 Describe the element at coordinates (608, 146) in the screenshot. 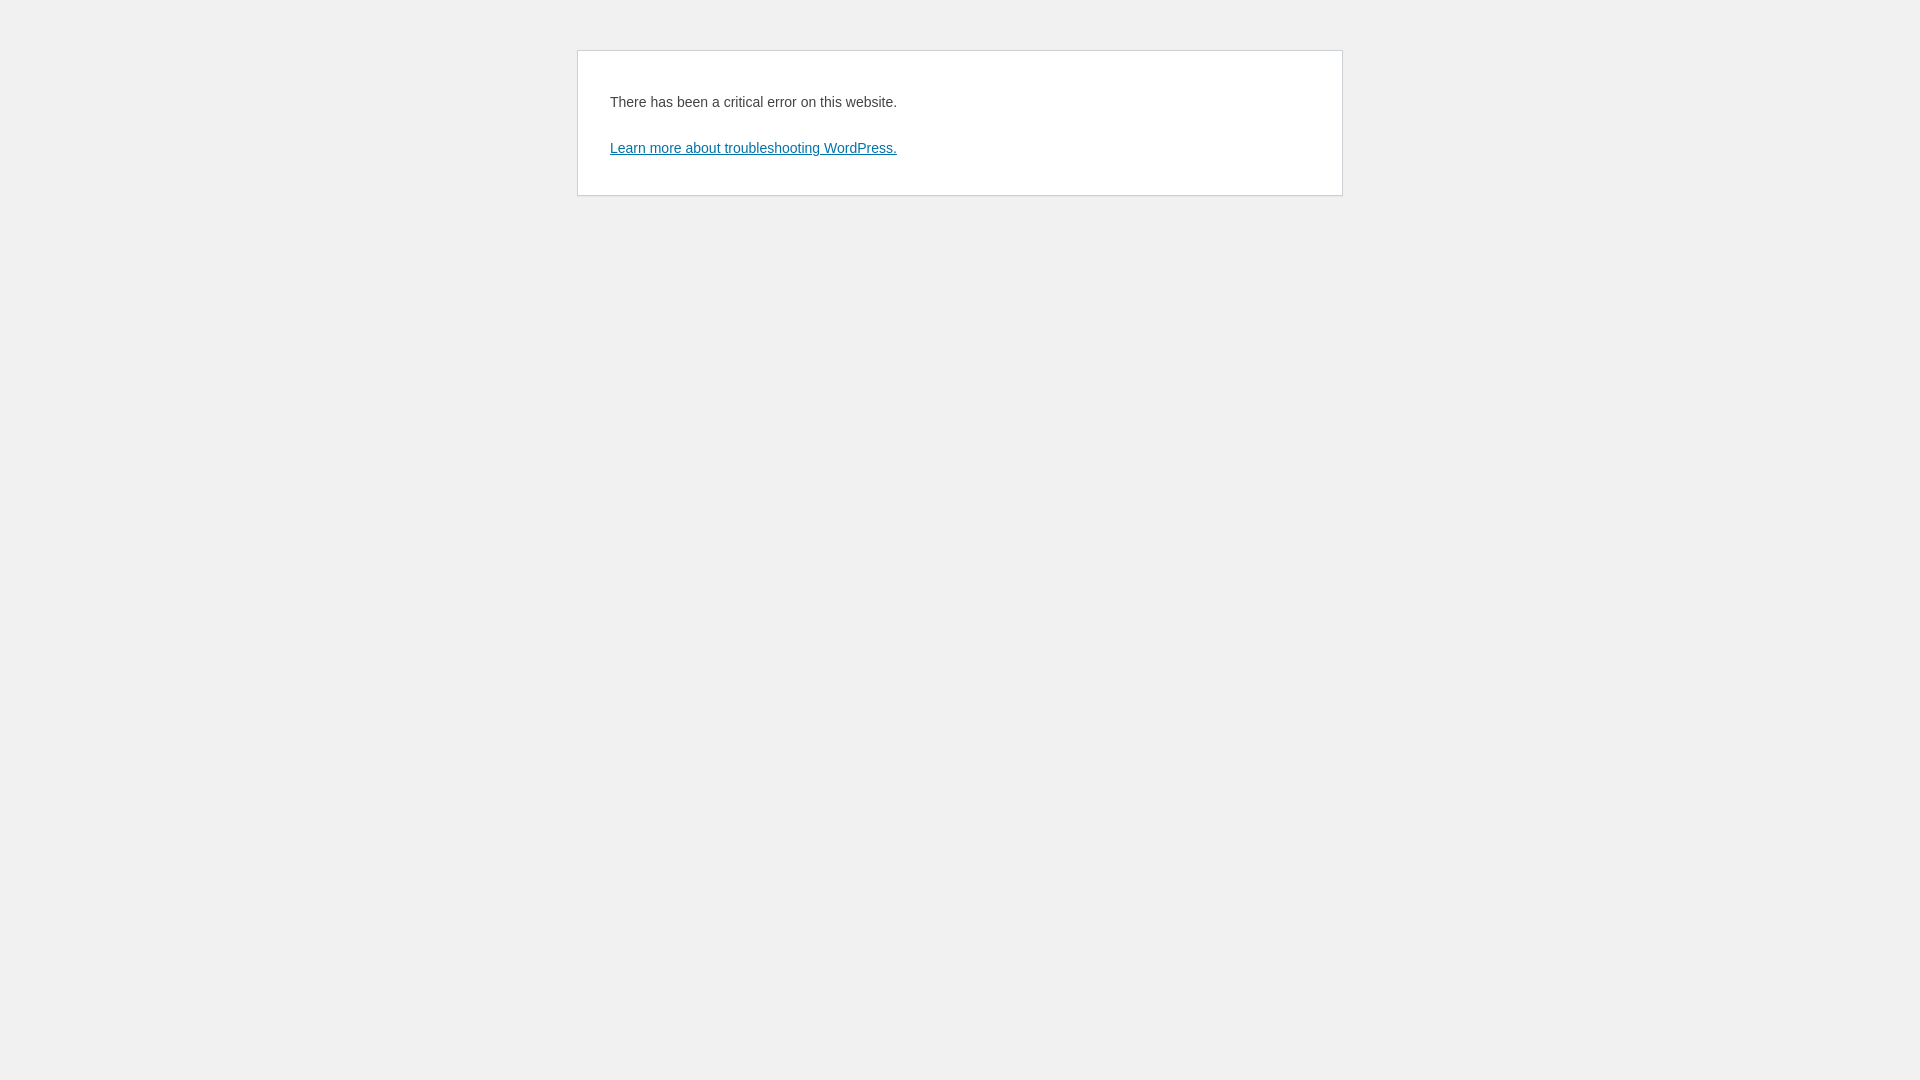

I see `'Learn more about troubleshooting WordPress.'` at that location.